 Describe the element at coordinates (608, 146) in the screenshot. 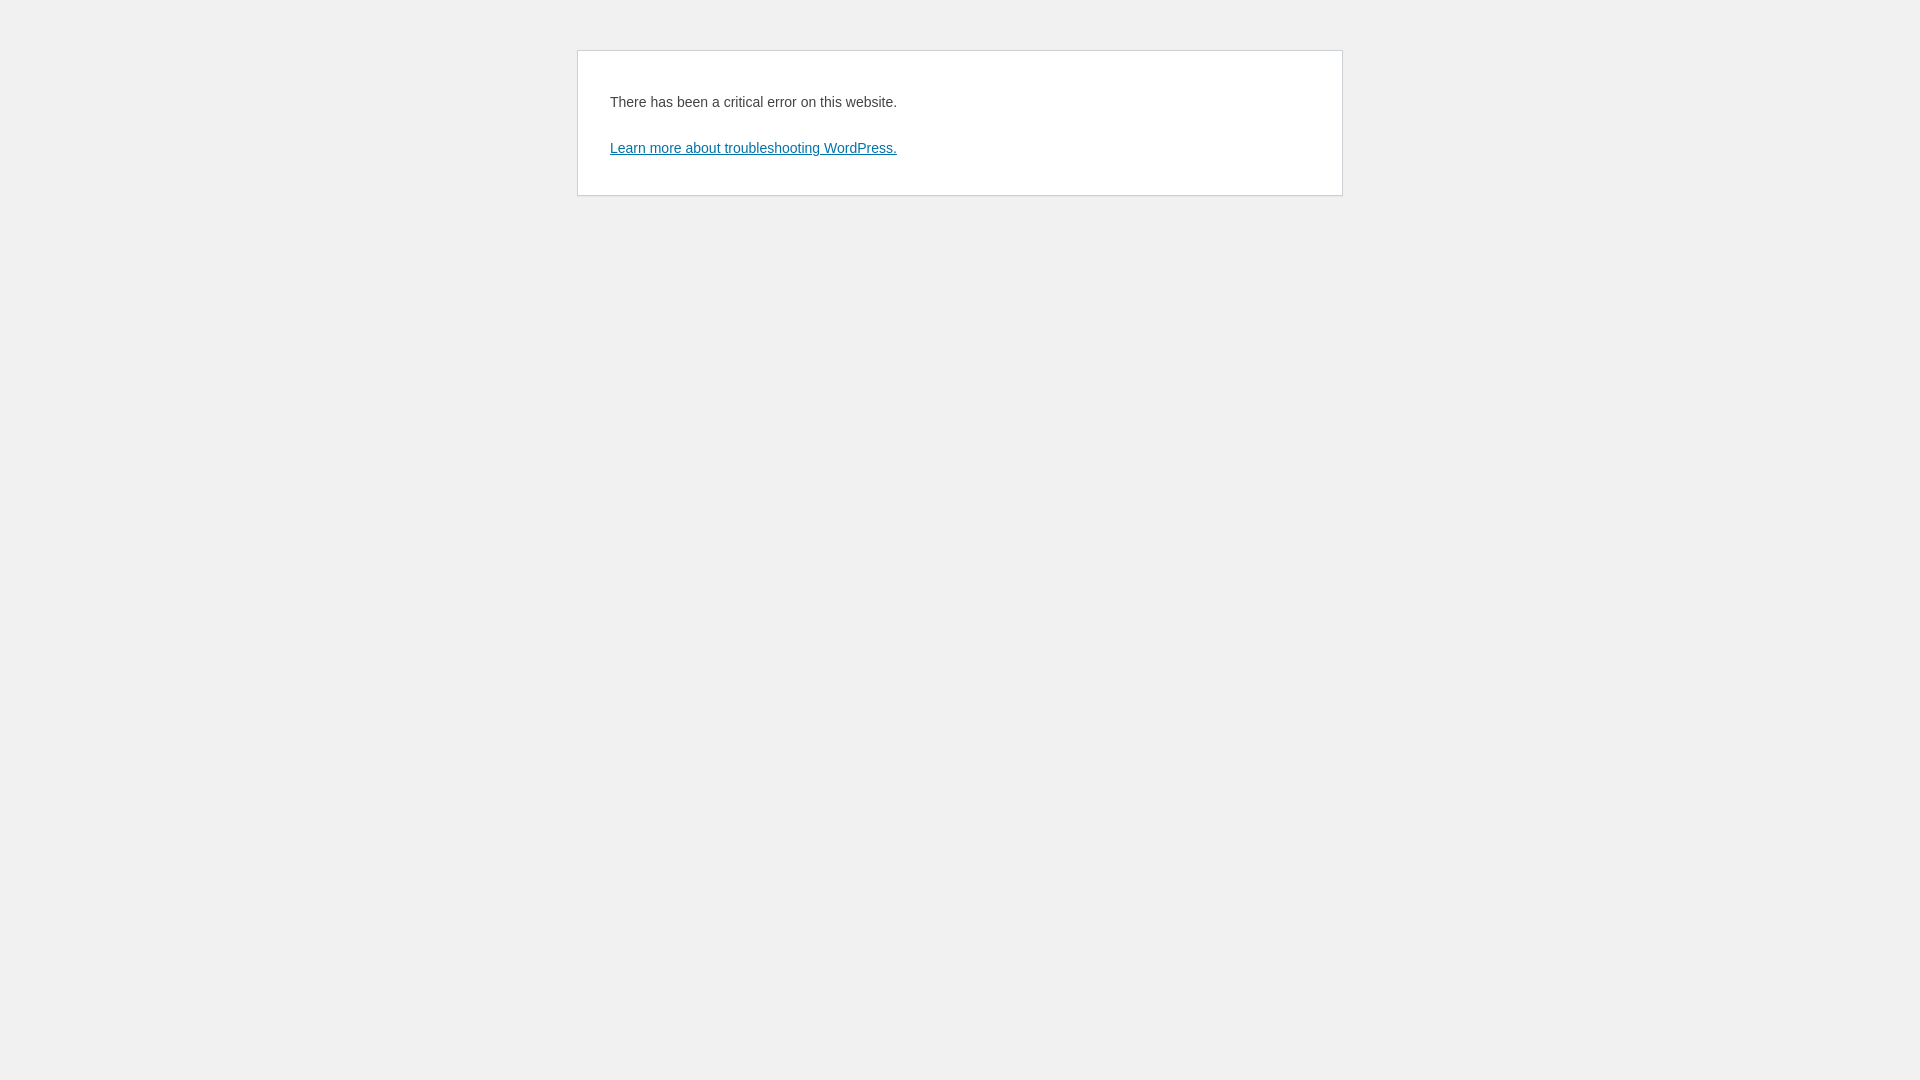

I see `'Learn more about troubleshooting WordPress.'` at that location.